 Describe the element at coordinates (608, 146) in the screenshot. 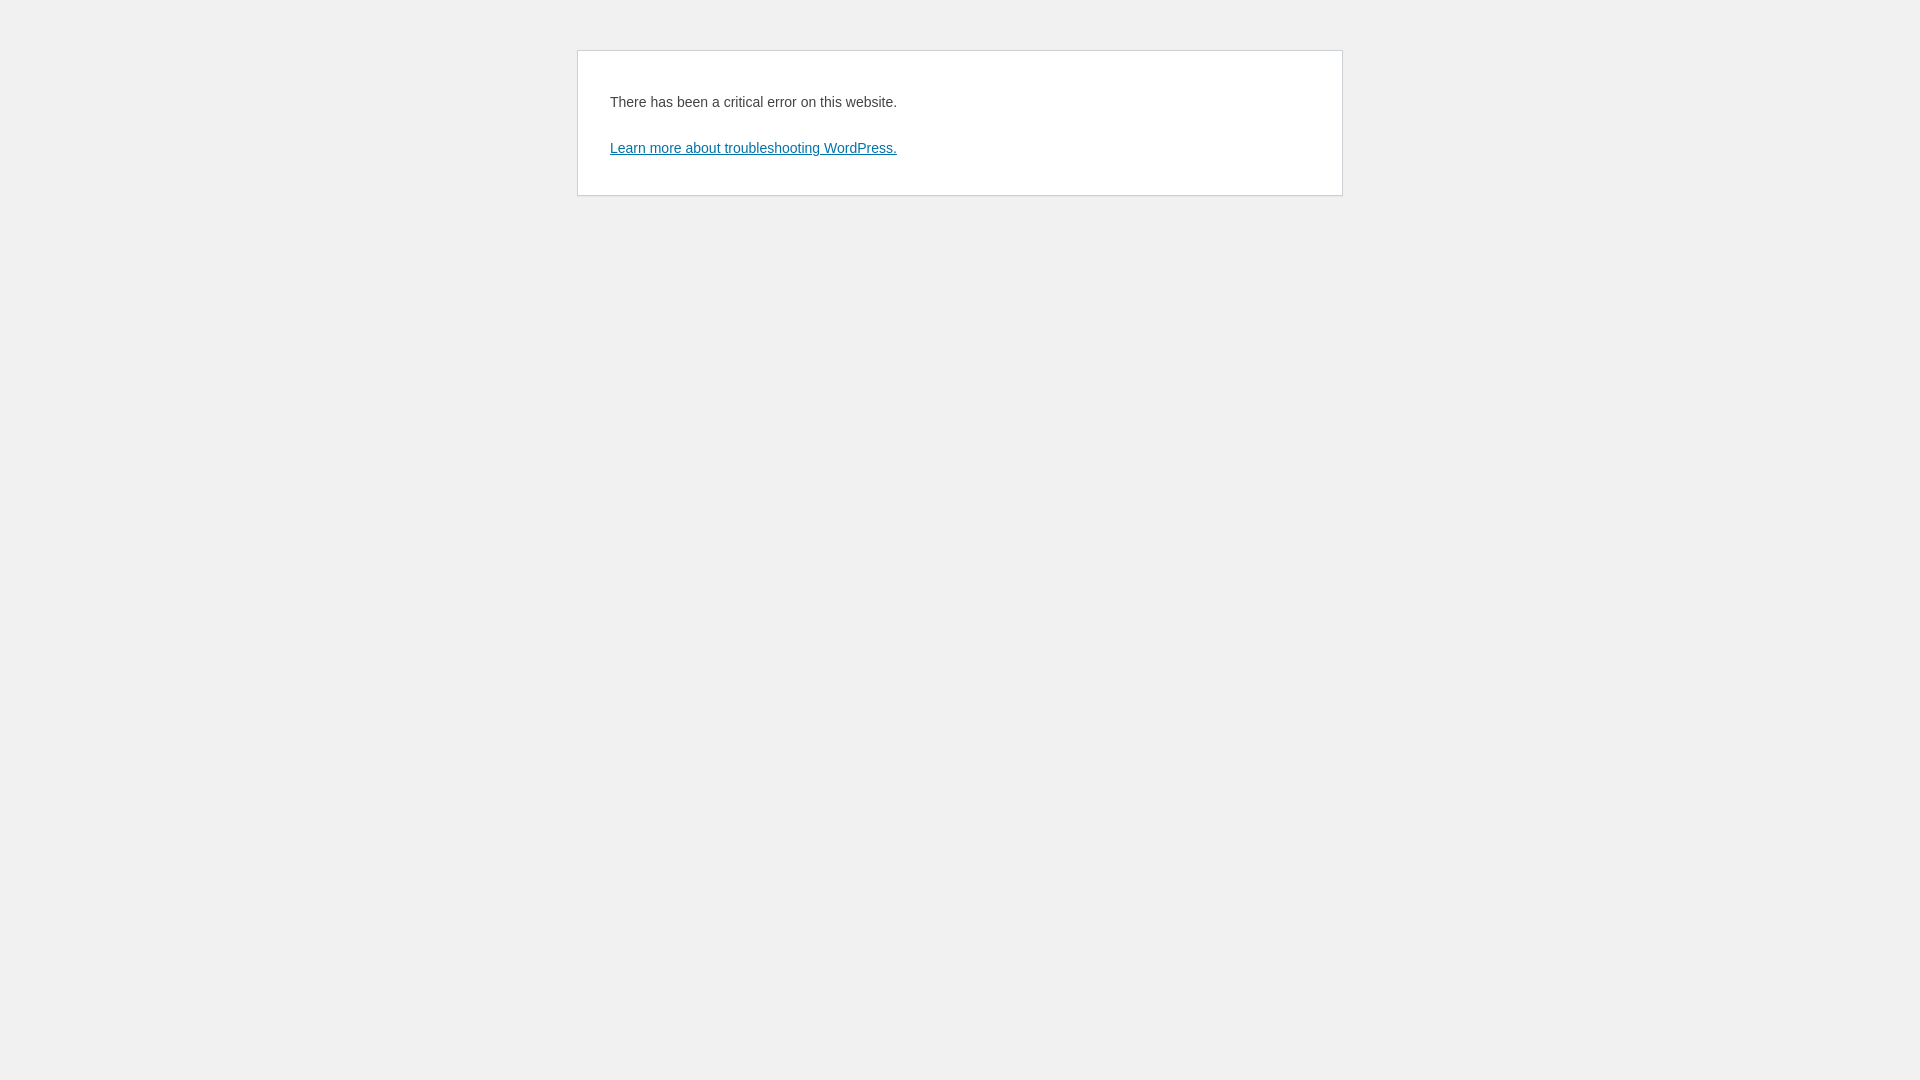

I see `'Learn more about troubleshooting WordPress.'` at that location.